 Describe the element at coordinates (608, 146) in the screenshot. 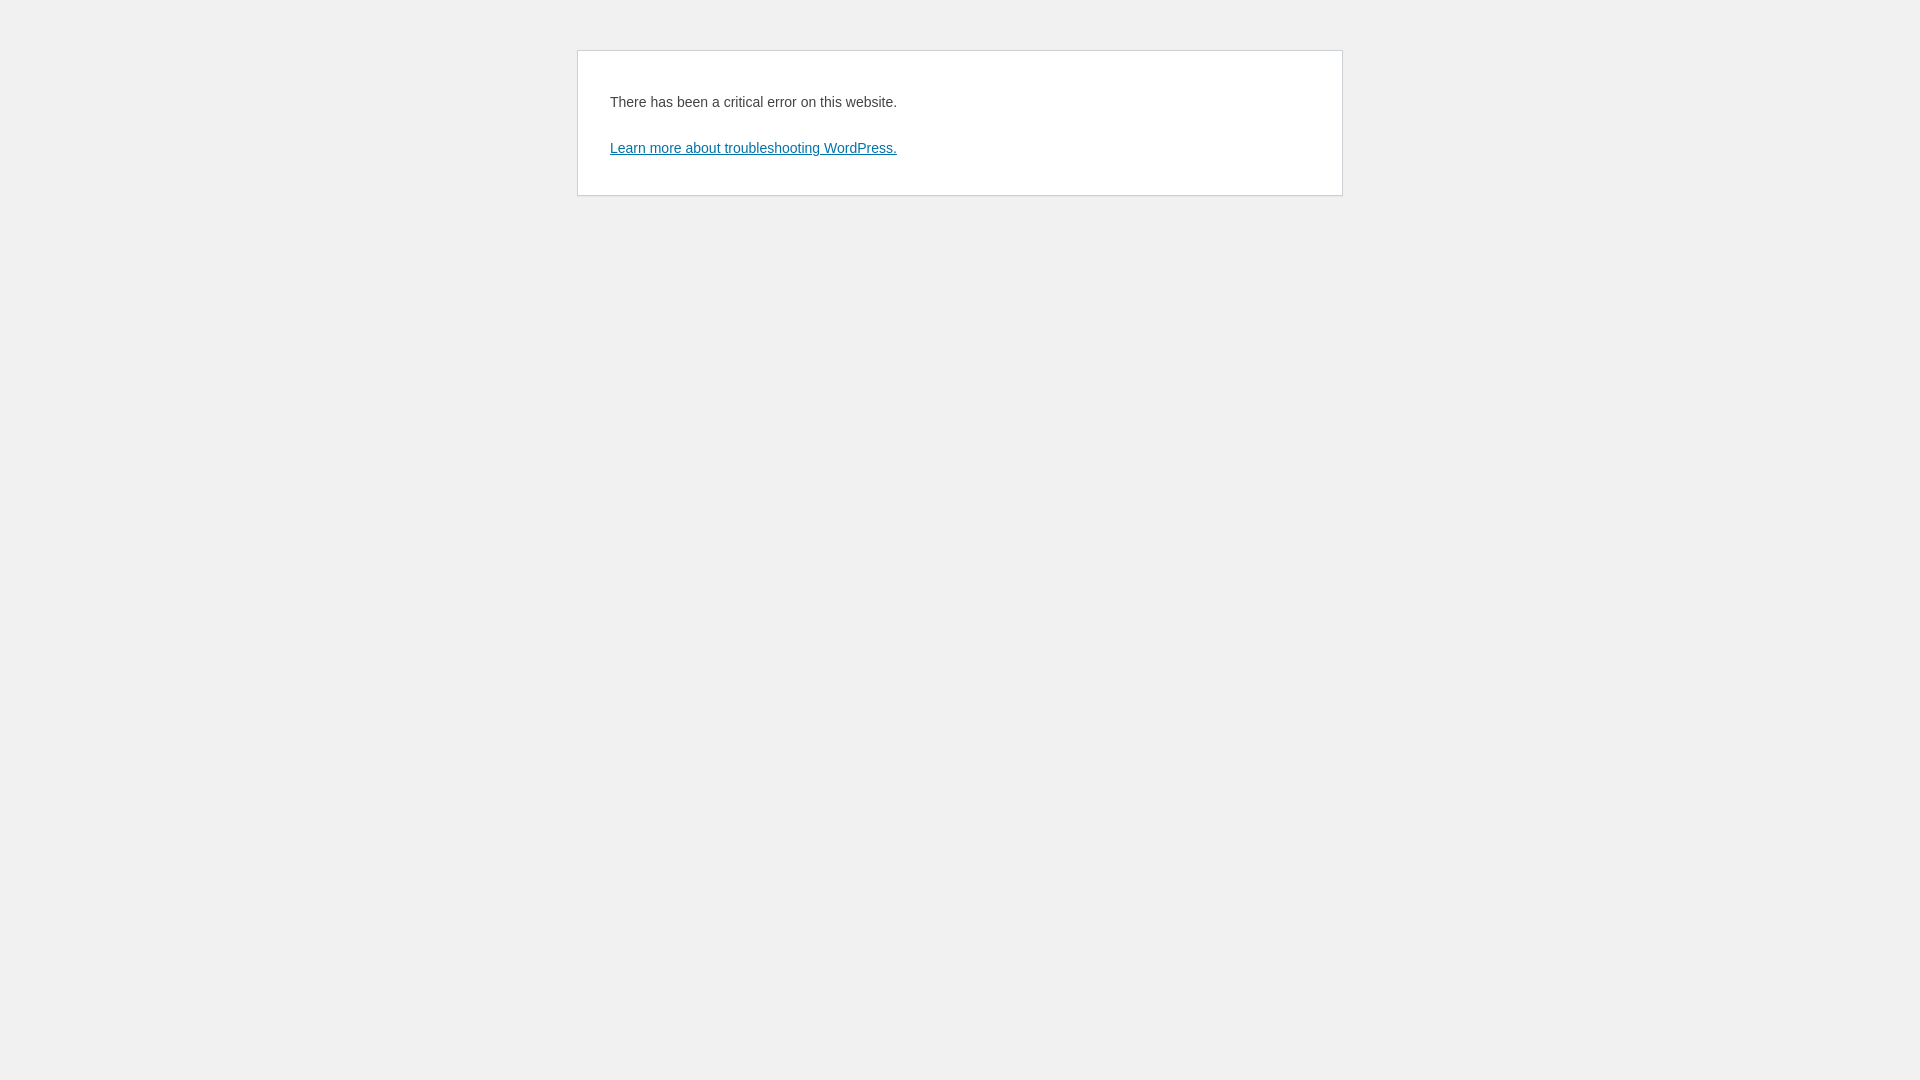

I see `'Learn more about troubleshooting WordPress.'` at that location.